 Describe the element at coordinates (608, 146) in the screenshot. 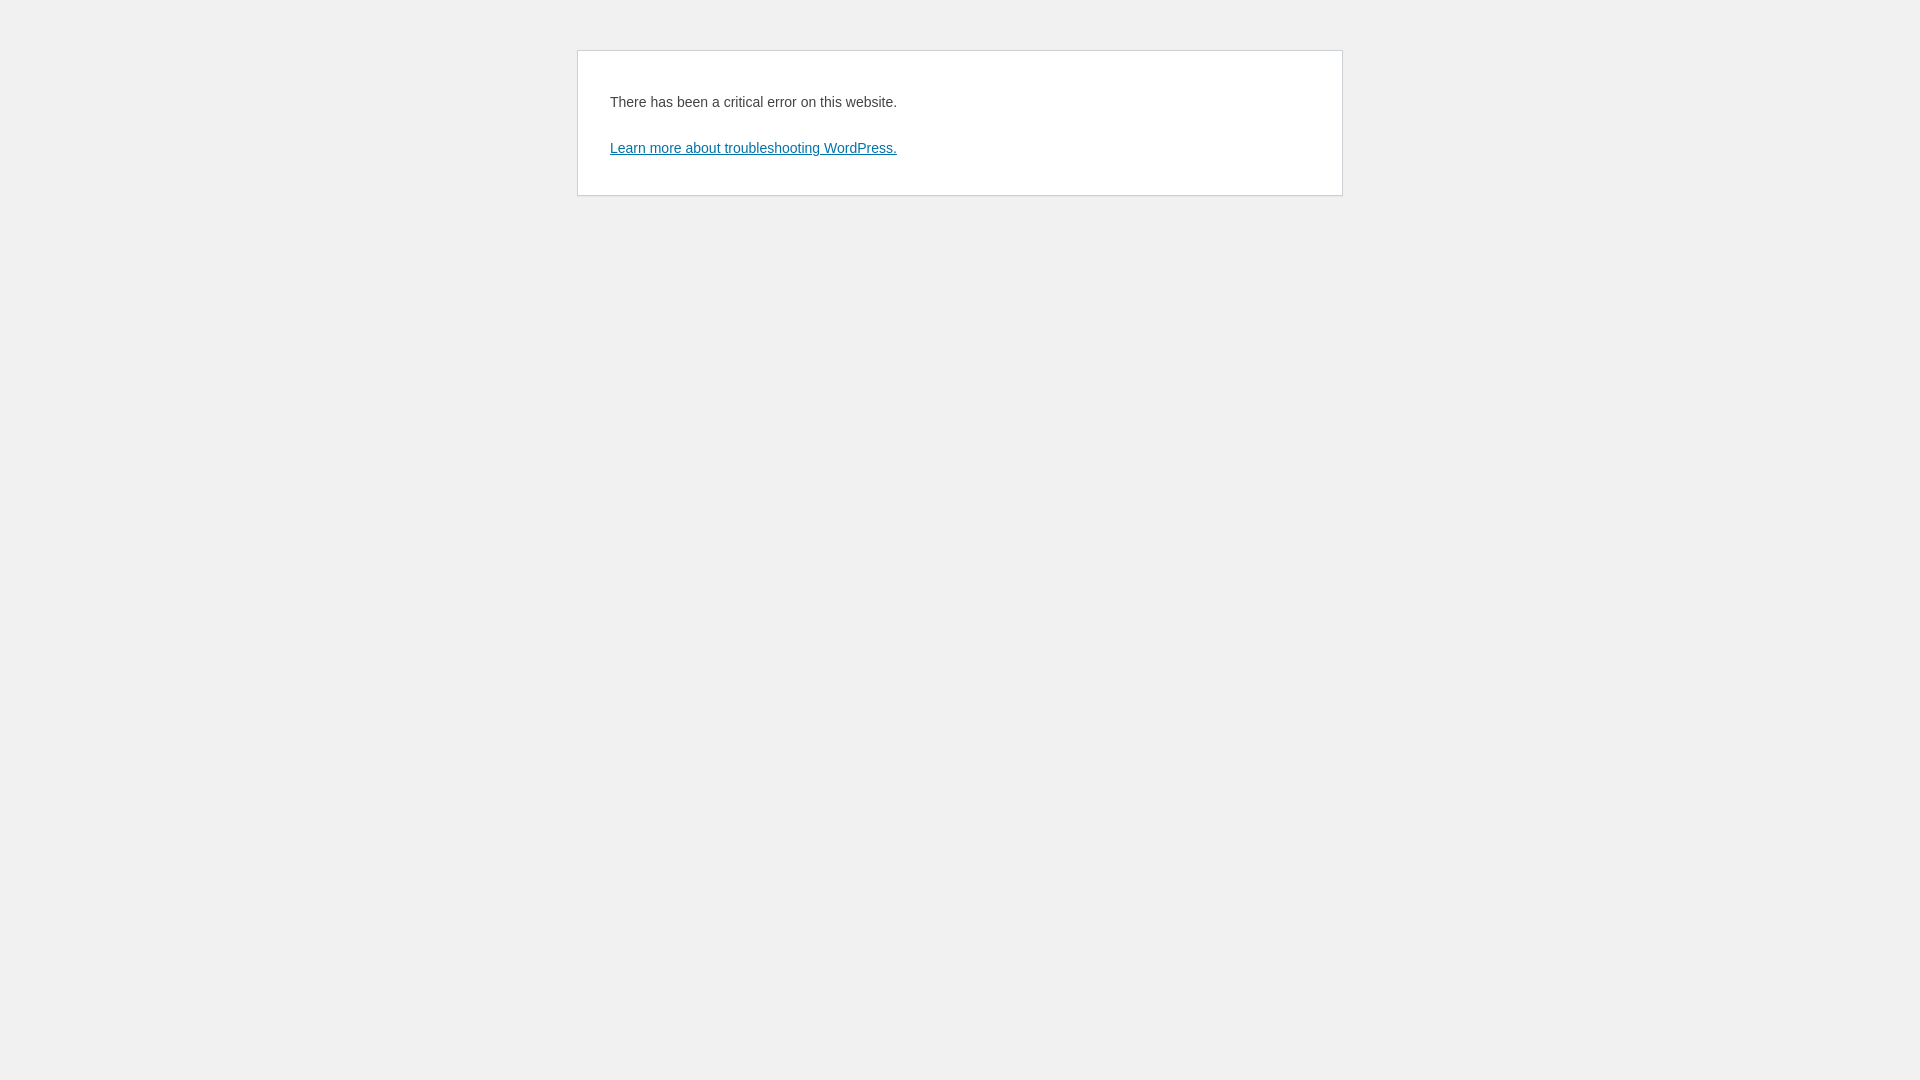

I see `'Learn more about troubleshooting WordPress.'` at that location.